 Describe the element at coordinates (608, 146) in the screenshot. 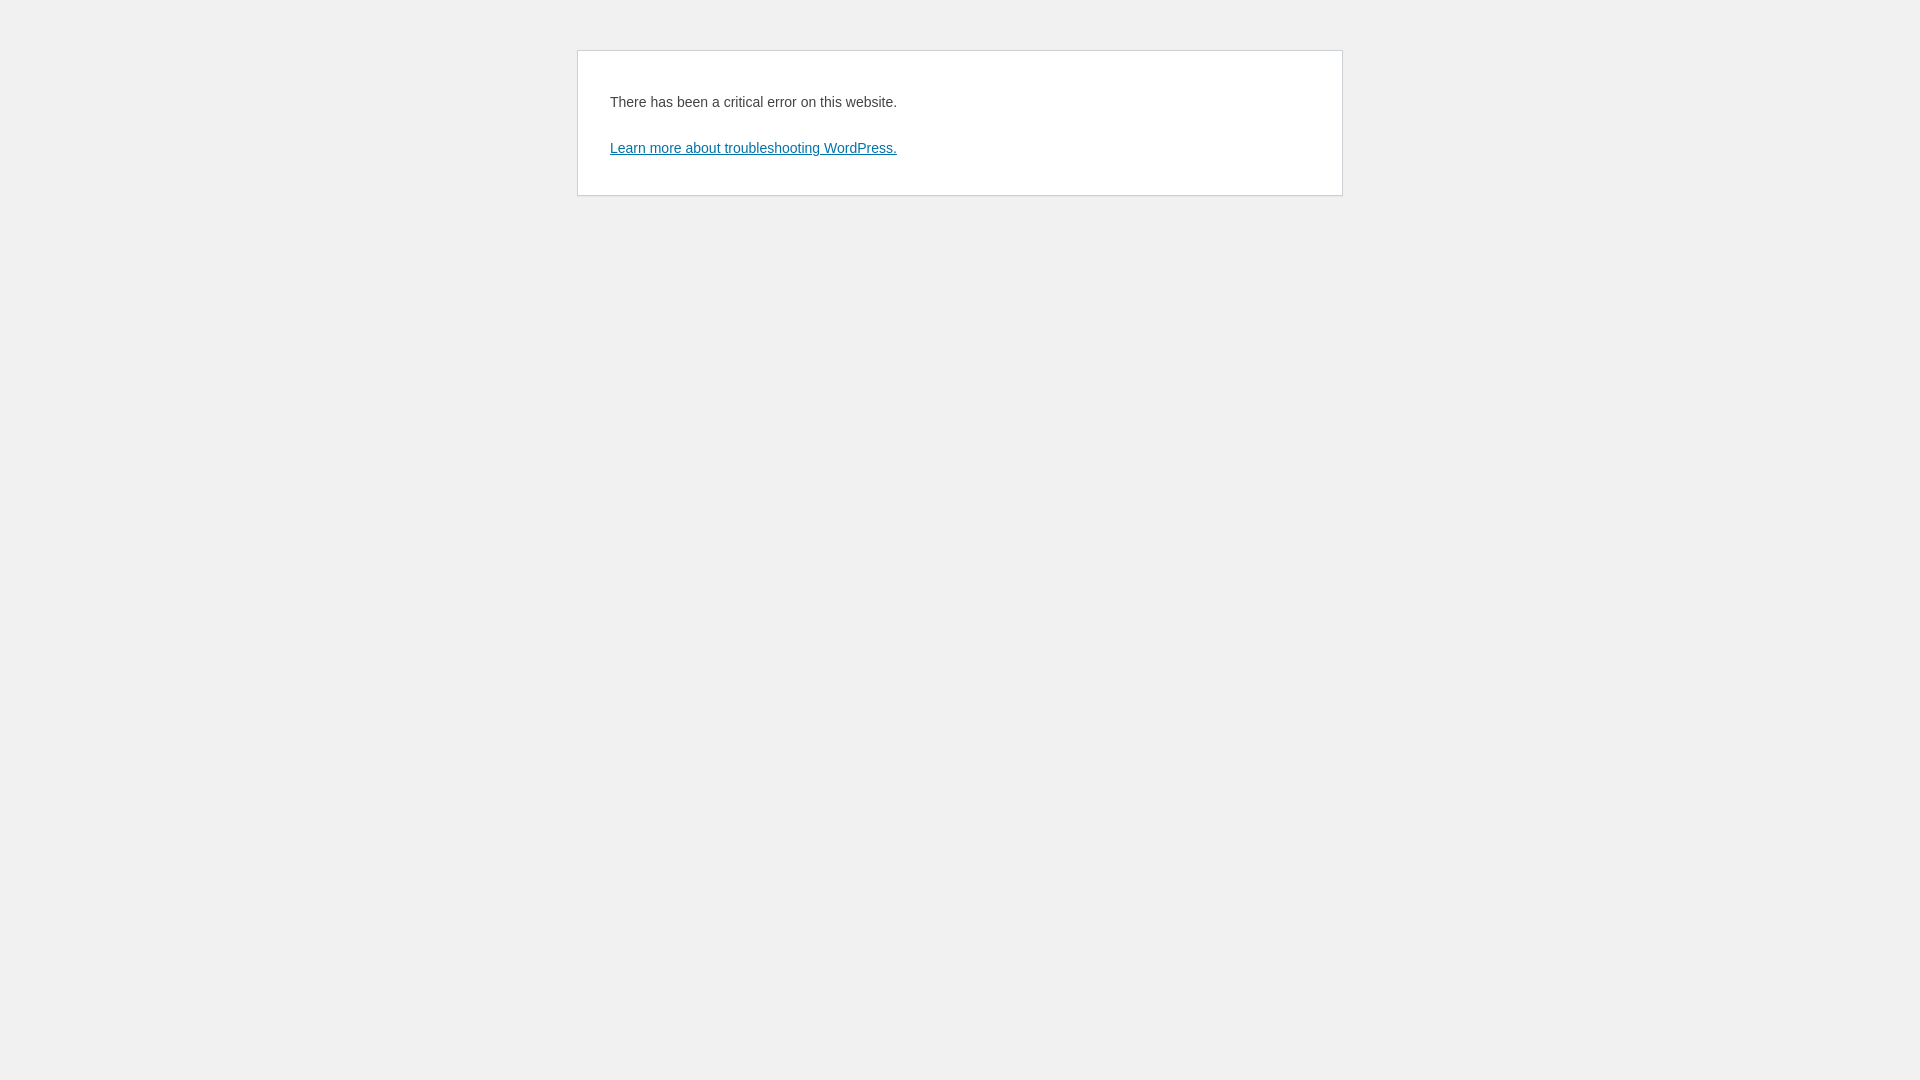

I see `'Learn more about troubleshooting WordPress.'` at that location.